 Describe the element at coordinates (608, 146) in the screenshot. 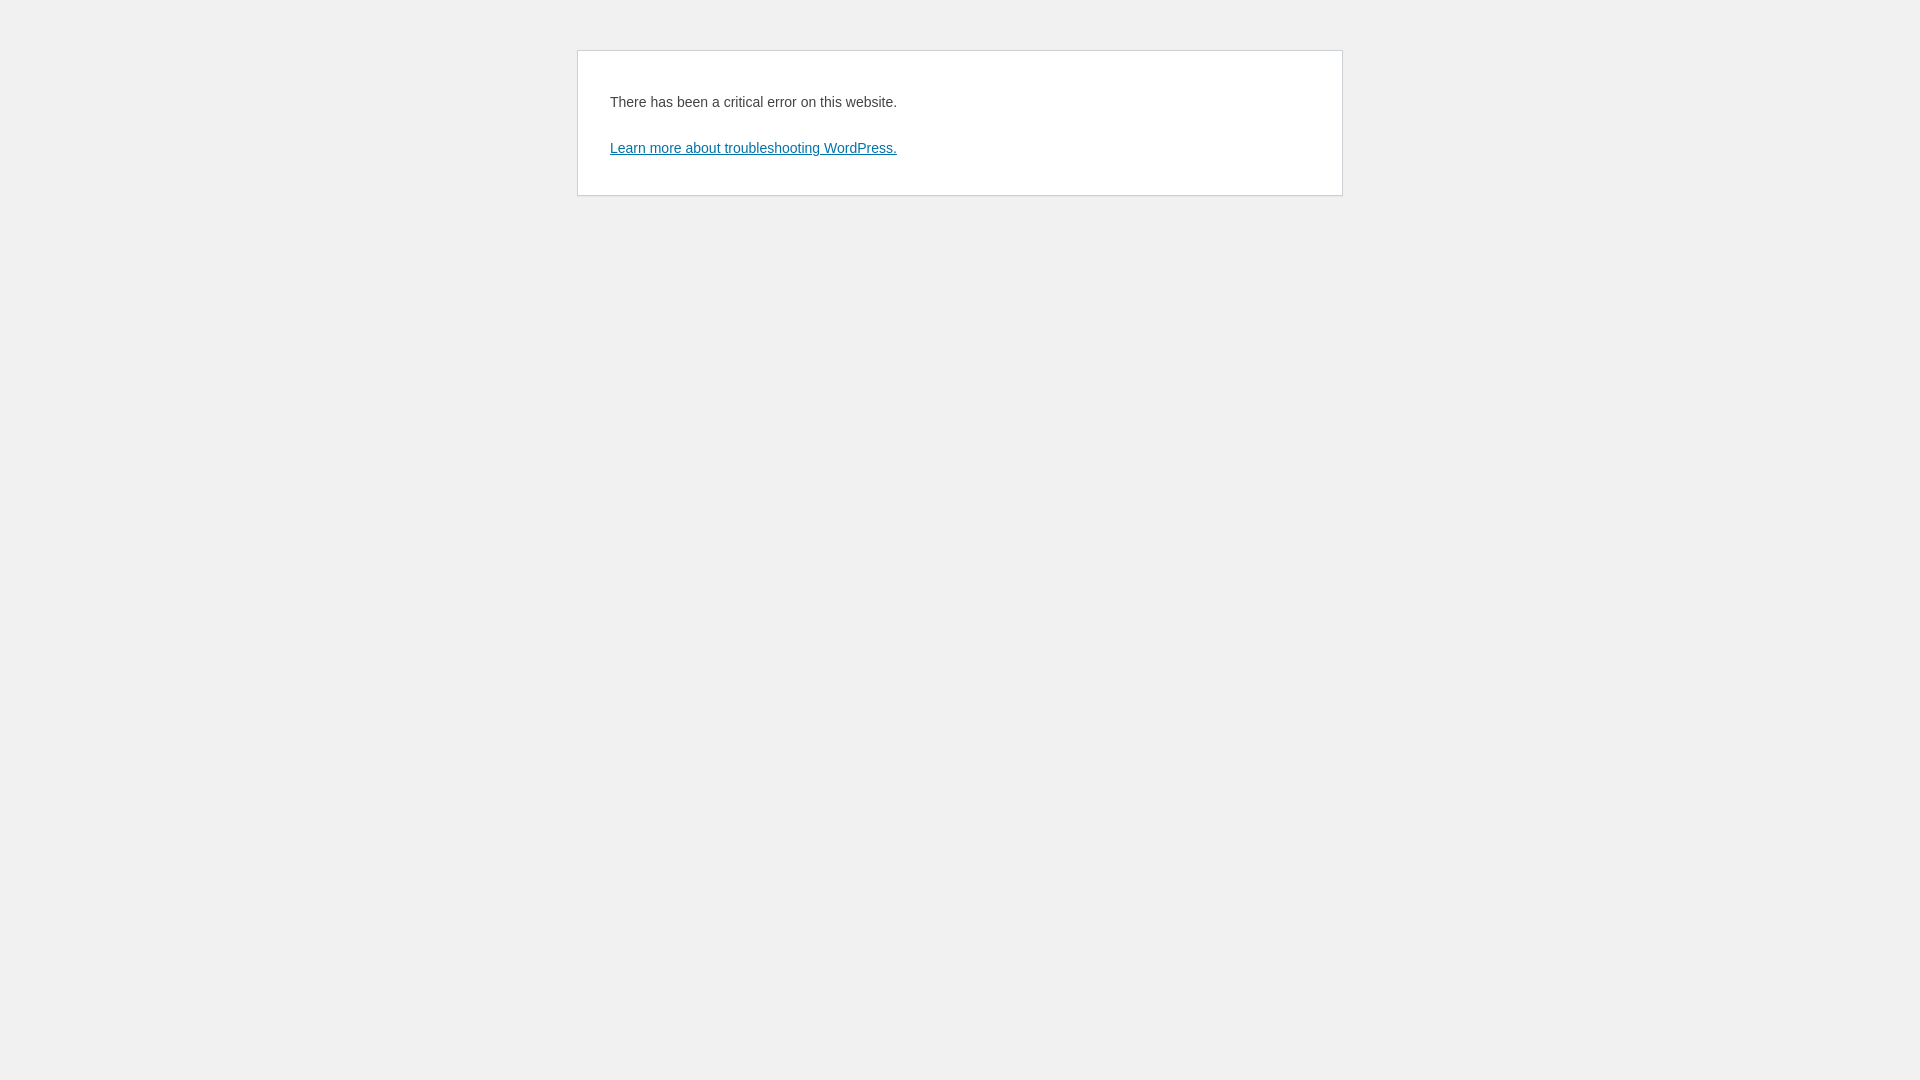

I see `'Learn more about troubleshooting WordPress.'` at that location.